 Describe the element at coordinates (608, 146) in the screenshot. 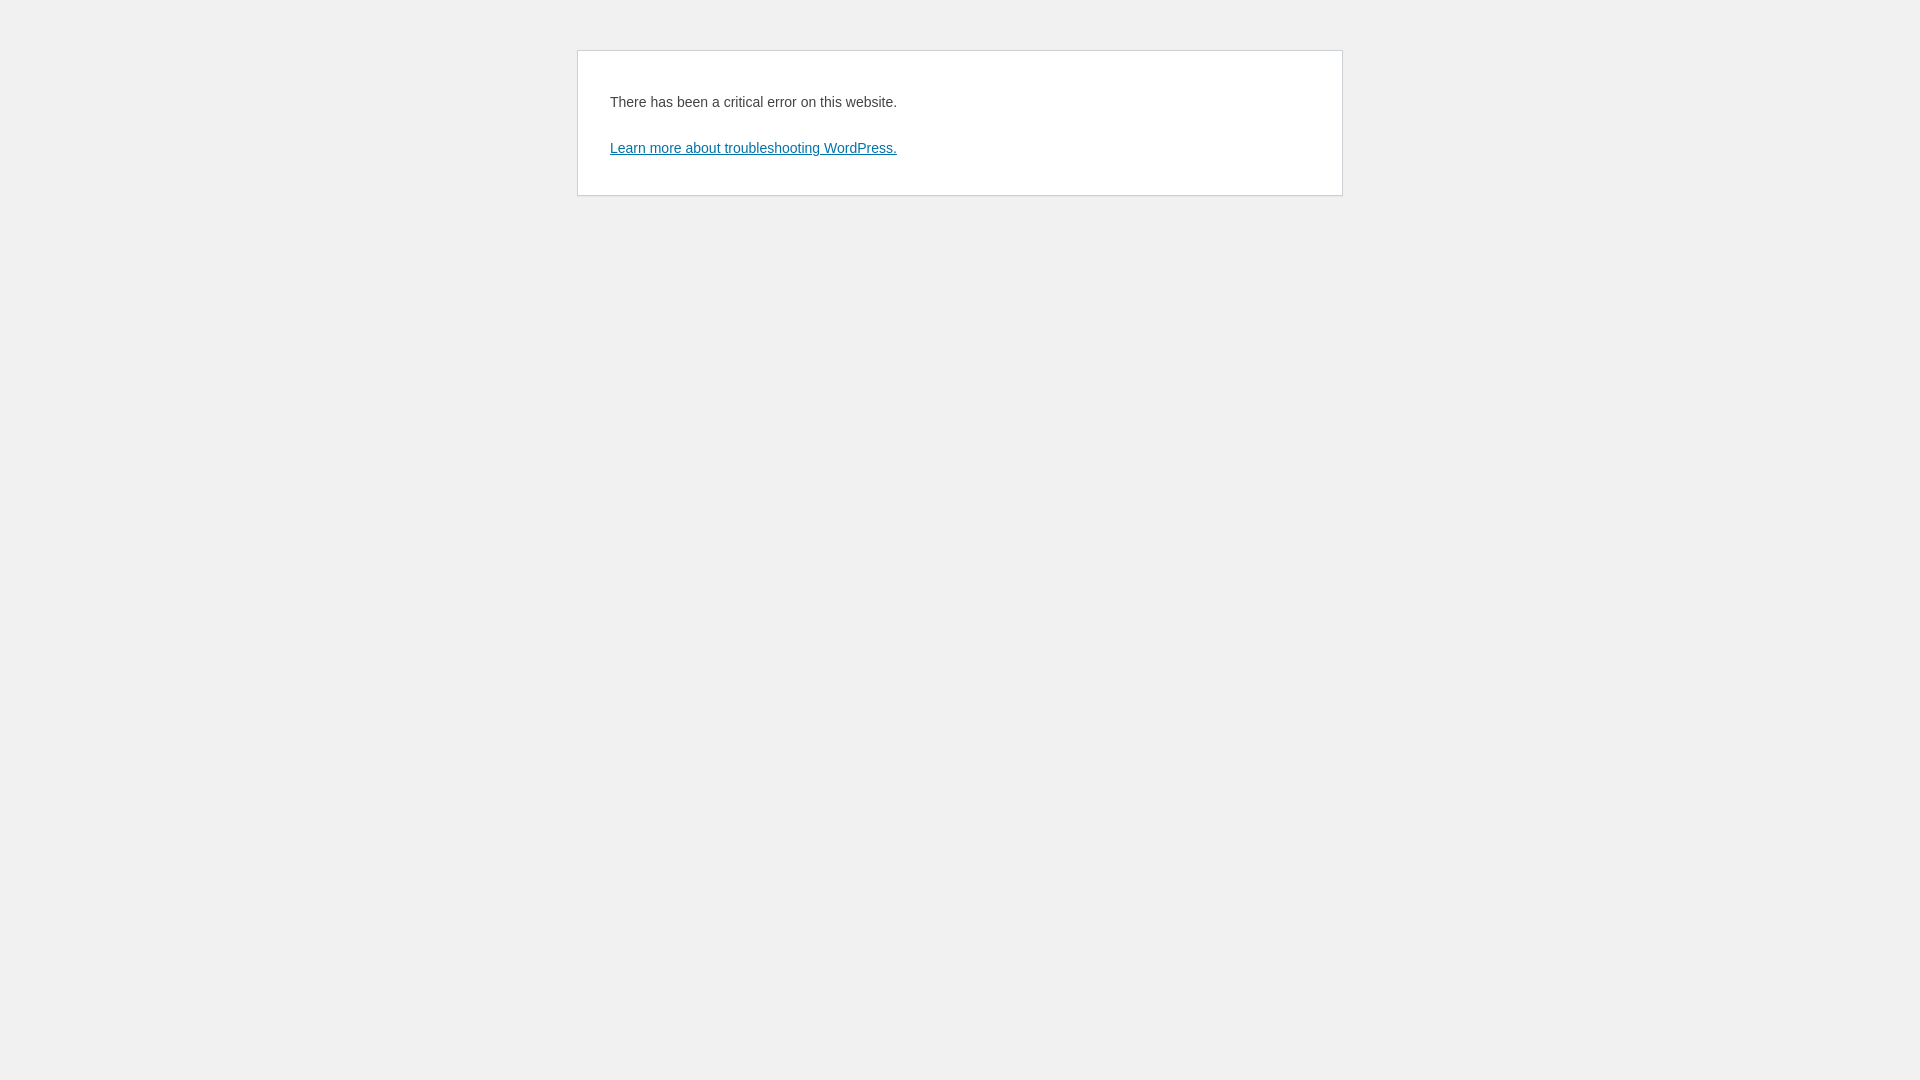

I see `'Learn more about troubleshooting WordPress.'` at that location.